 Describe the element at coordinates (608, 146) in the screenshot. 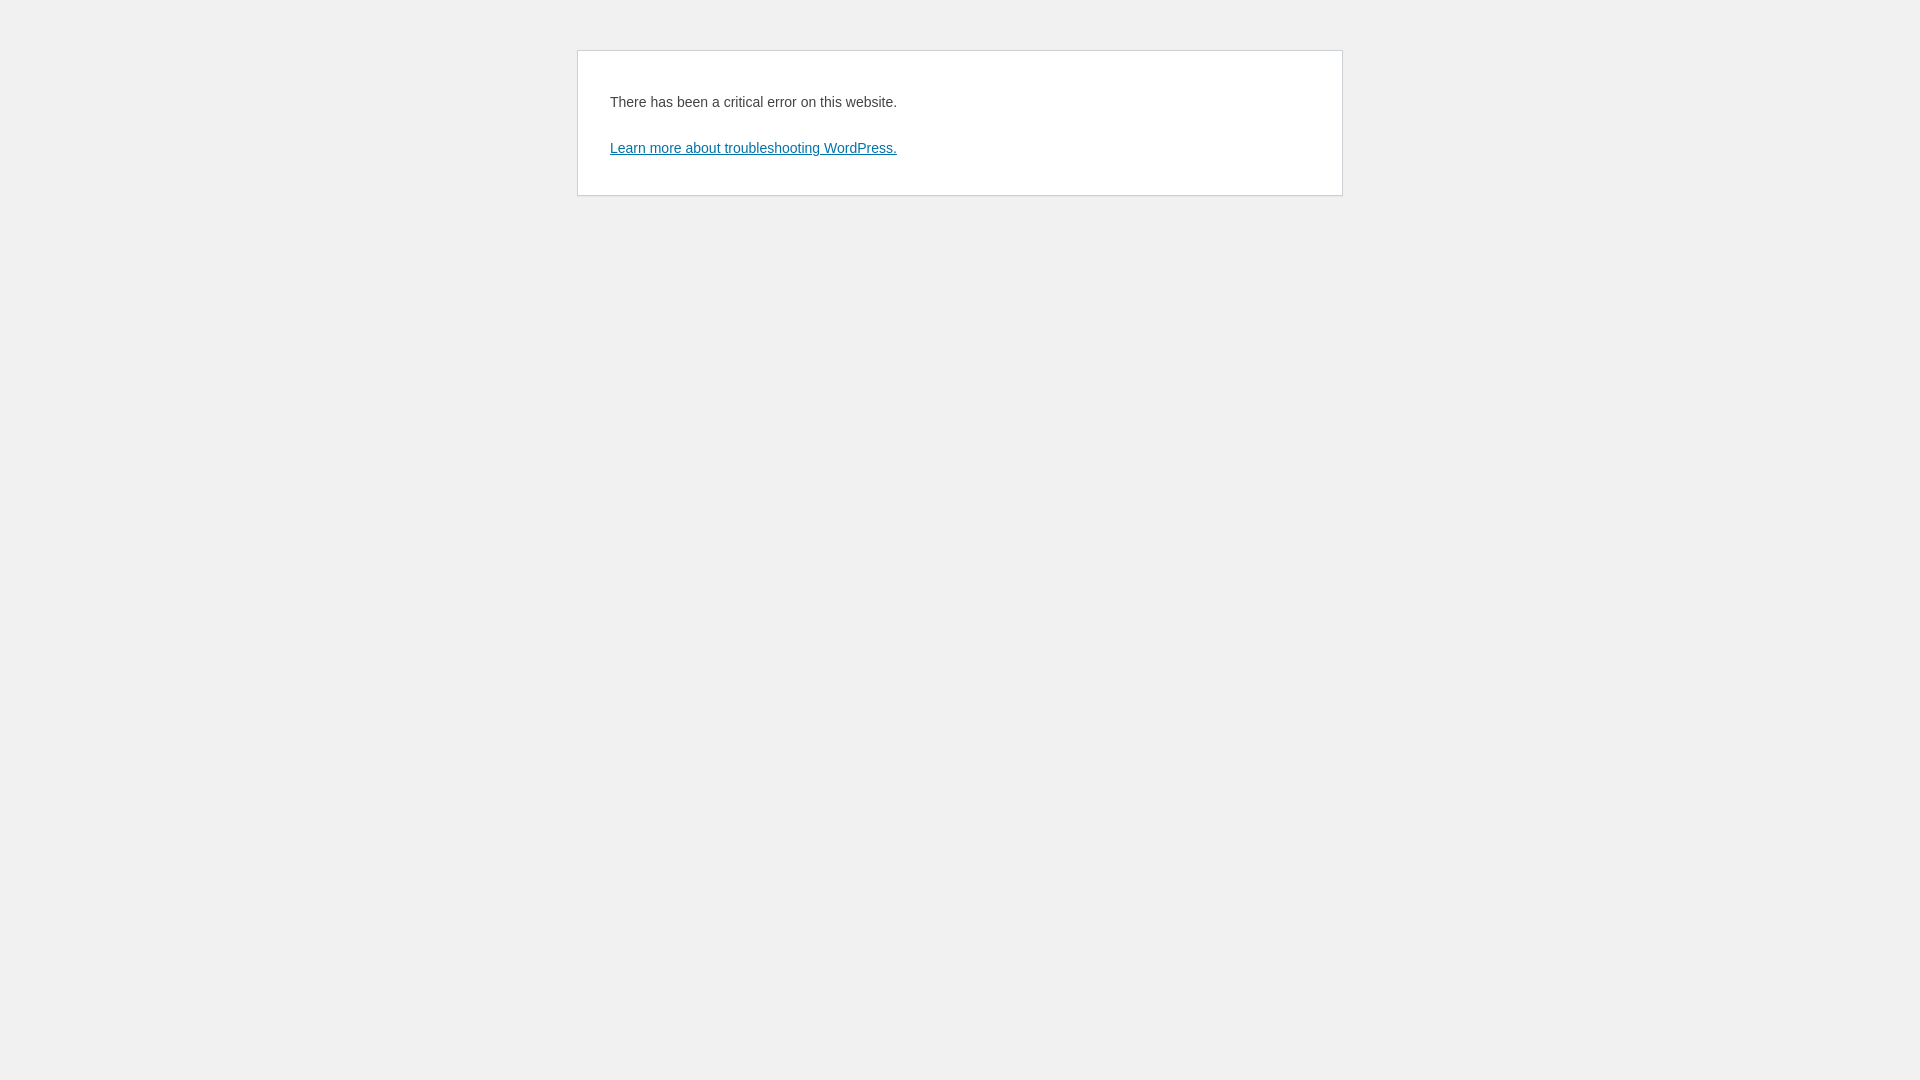

I see `'Learn more about troubleshooting WordPress.'` at that location.